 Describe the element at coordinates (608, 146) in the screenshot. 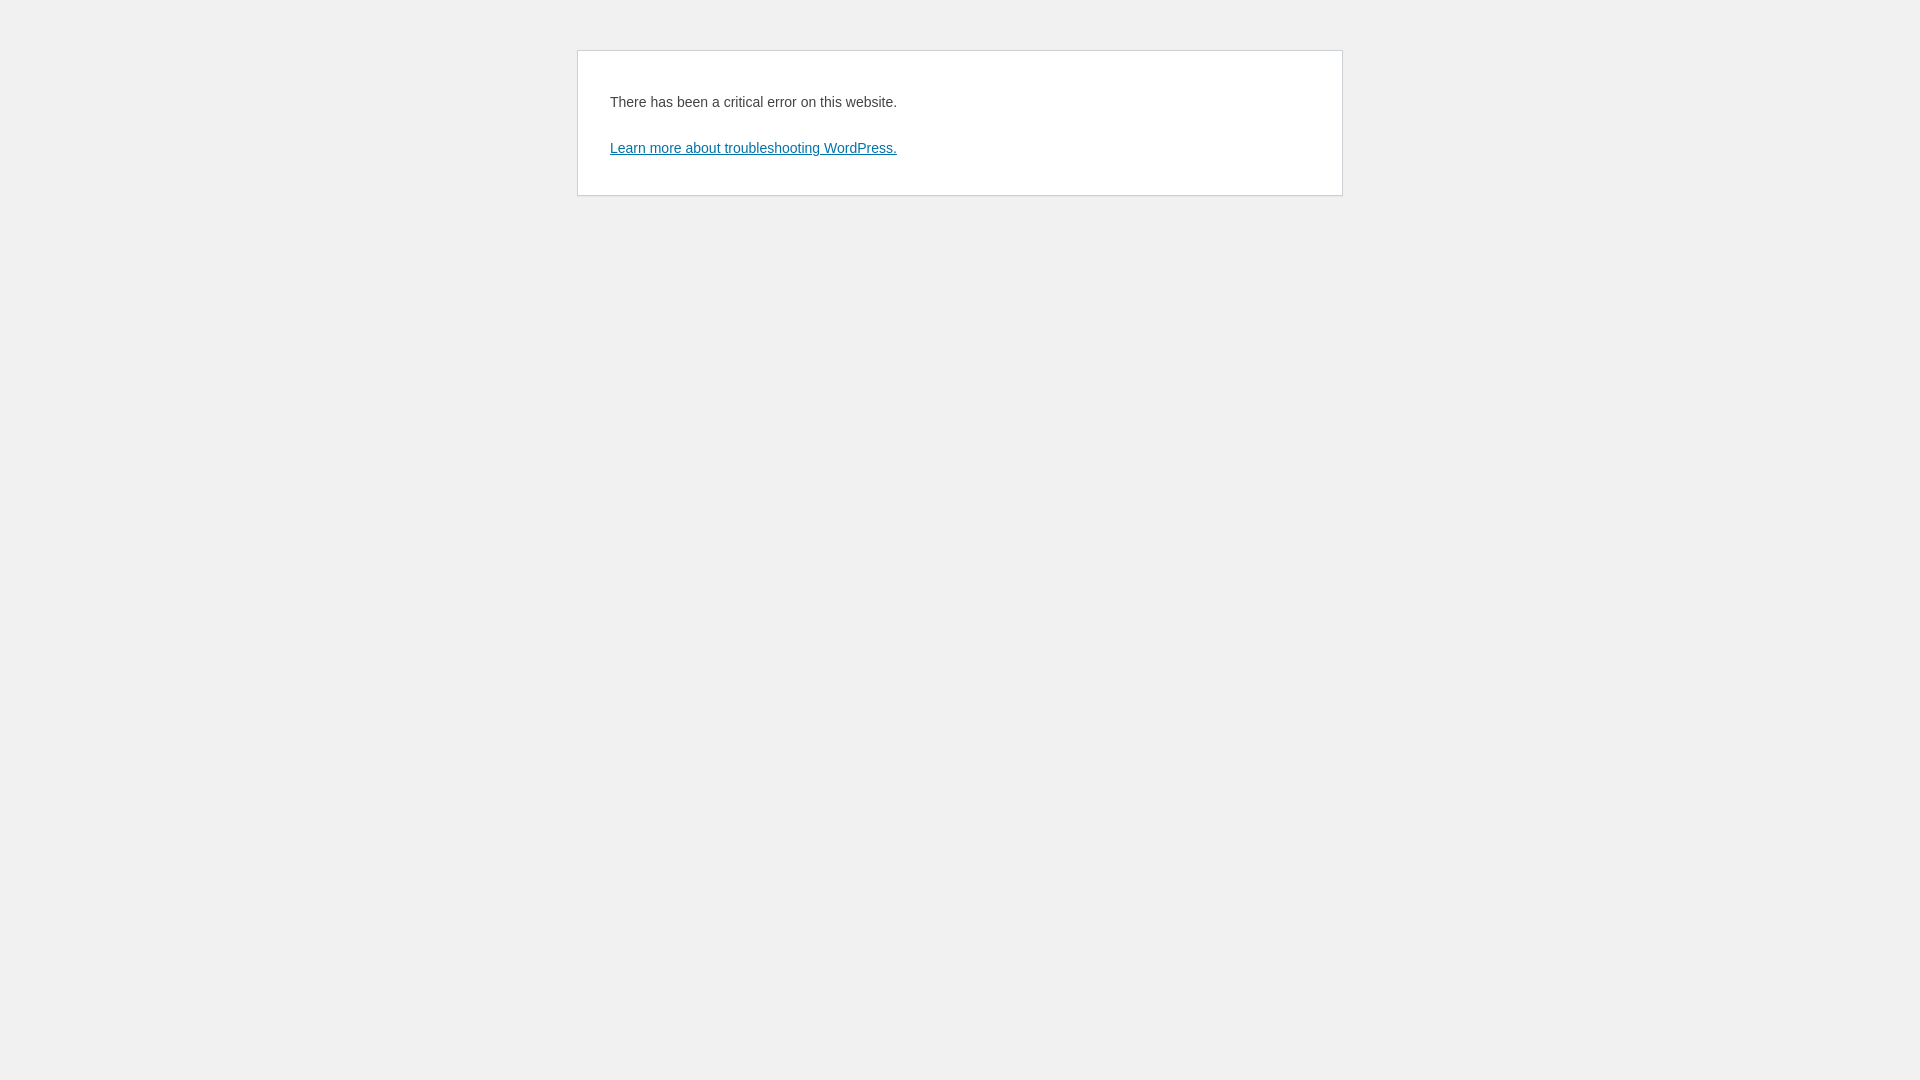

I see `'Learn more about troubleshooting WordPress.'` at that location.